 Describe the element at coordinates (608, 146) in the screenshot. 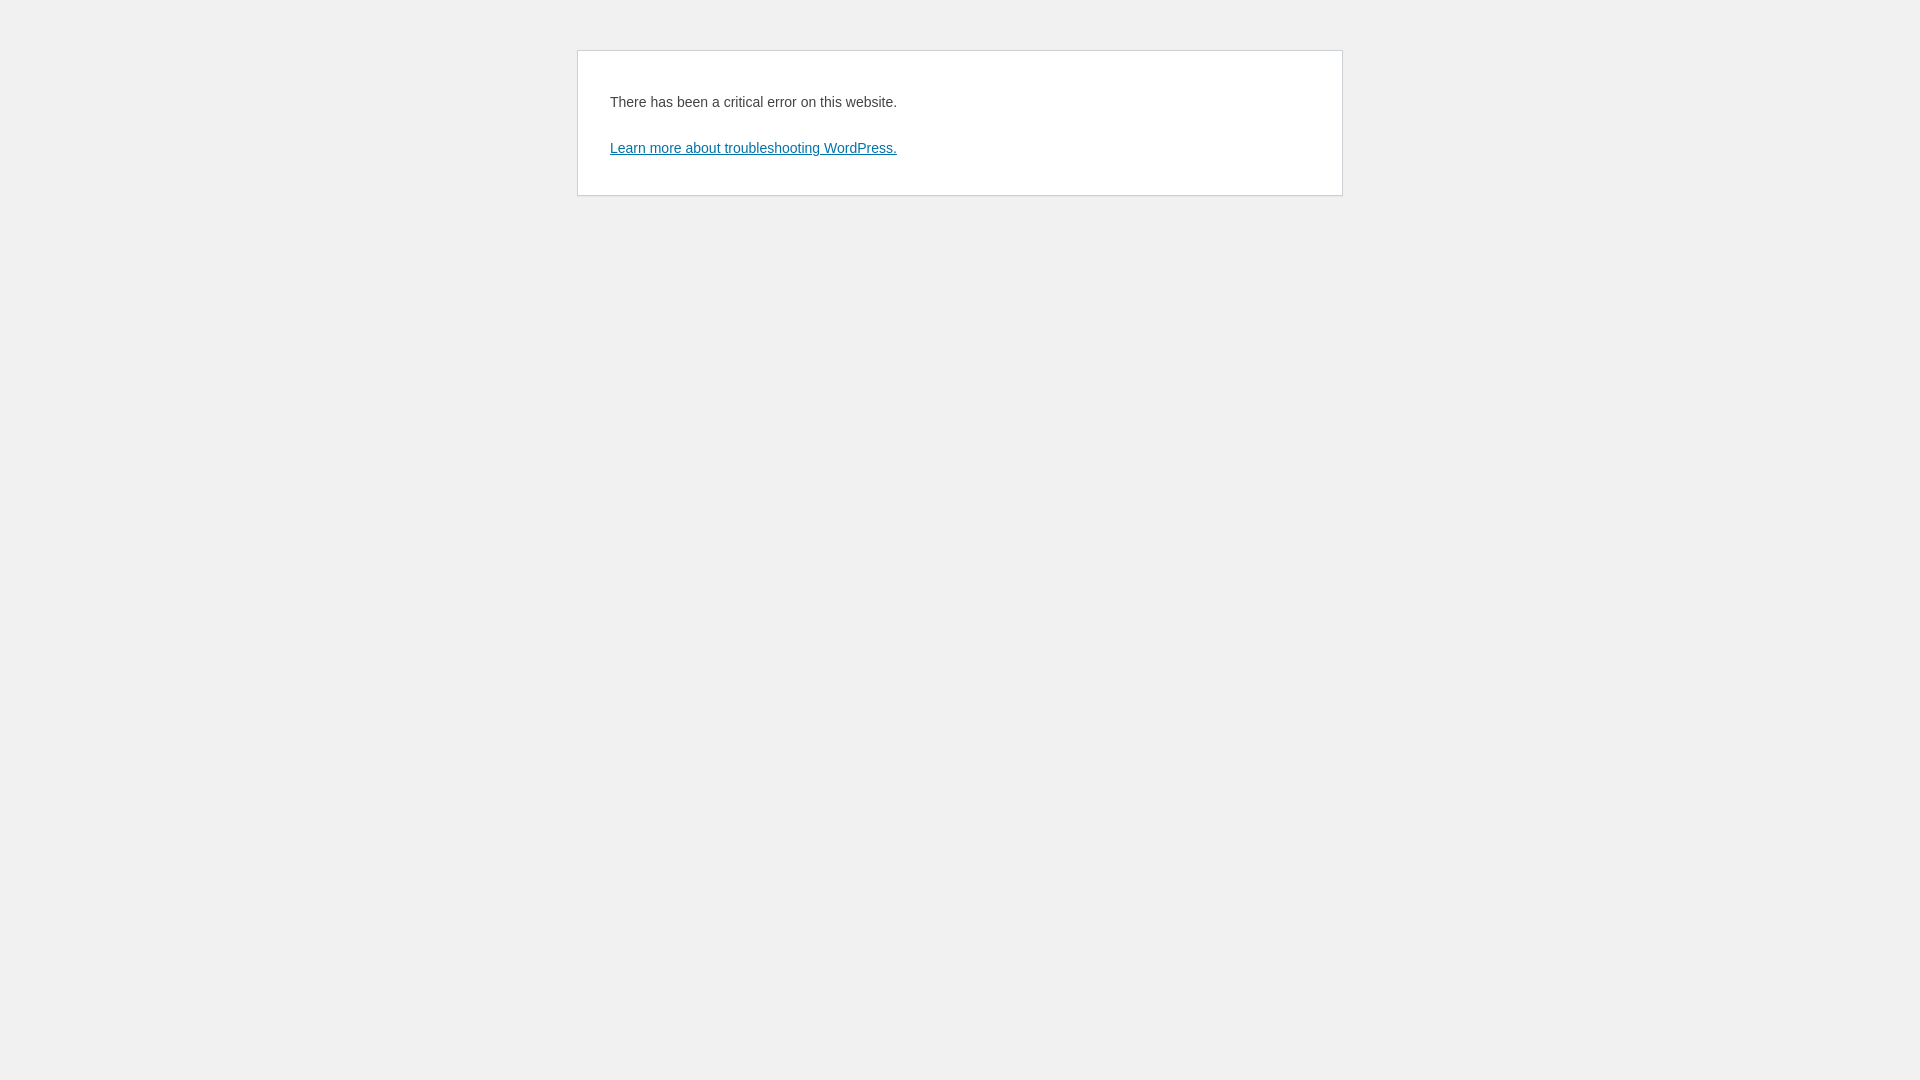

I see `'Learn more about troubleshooting WordPress.'` at that location.